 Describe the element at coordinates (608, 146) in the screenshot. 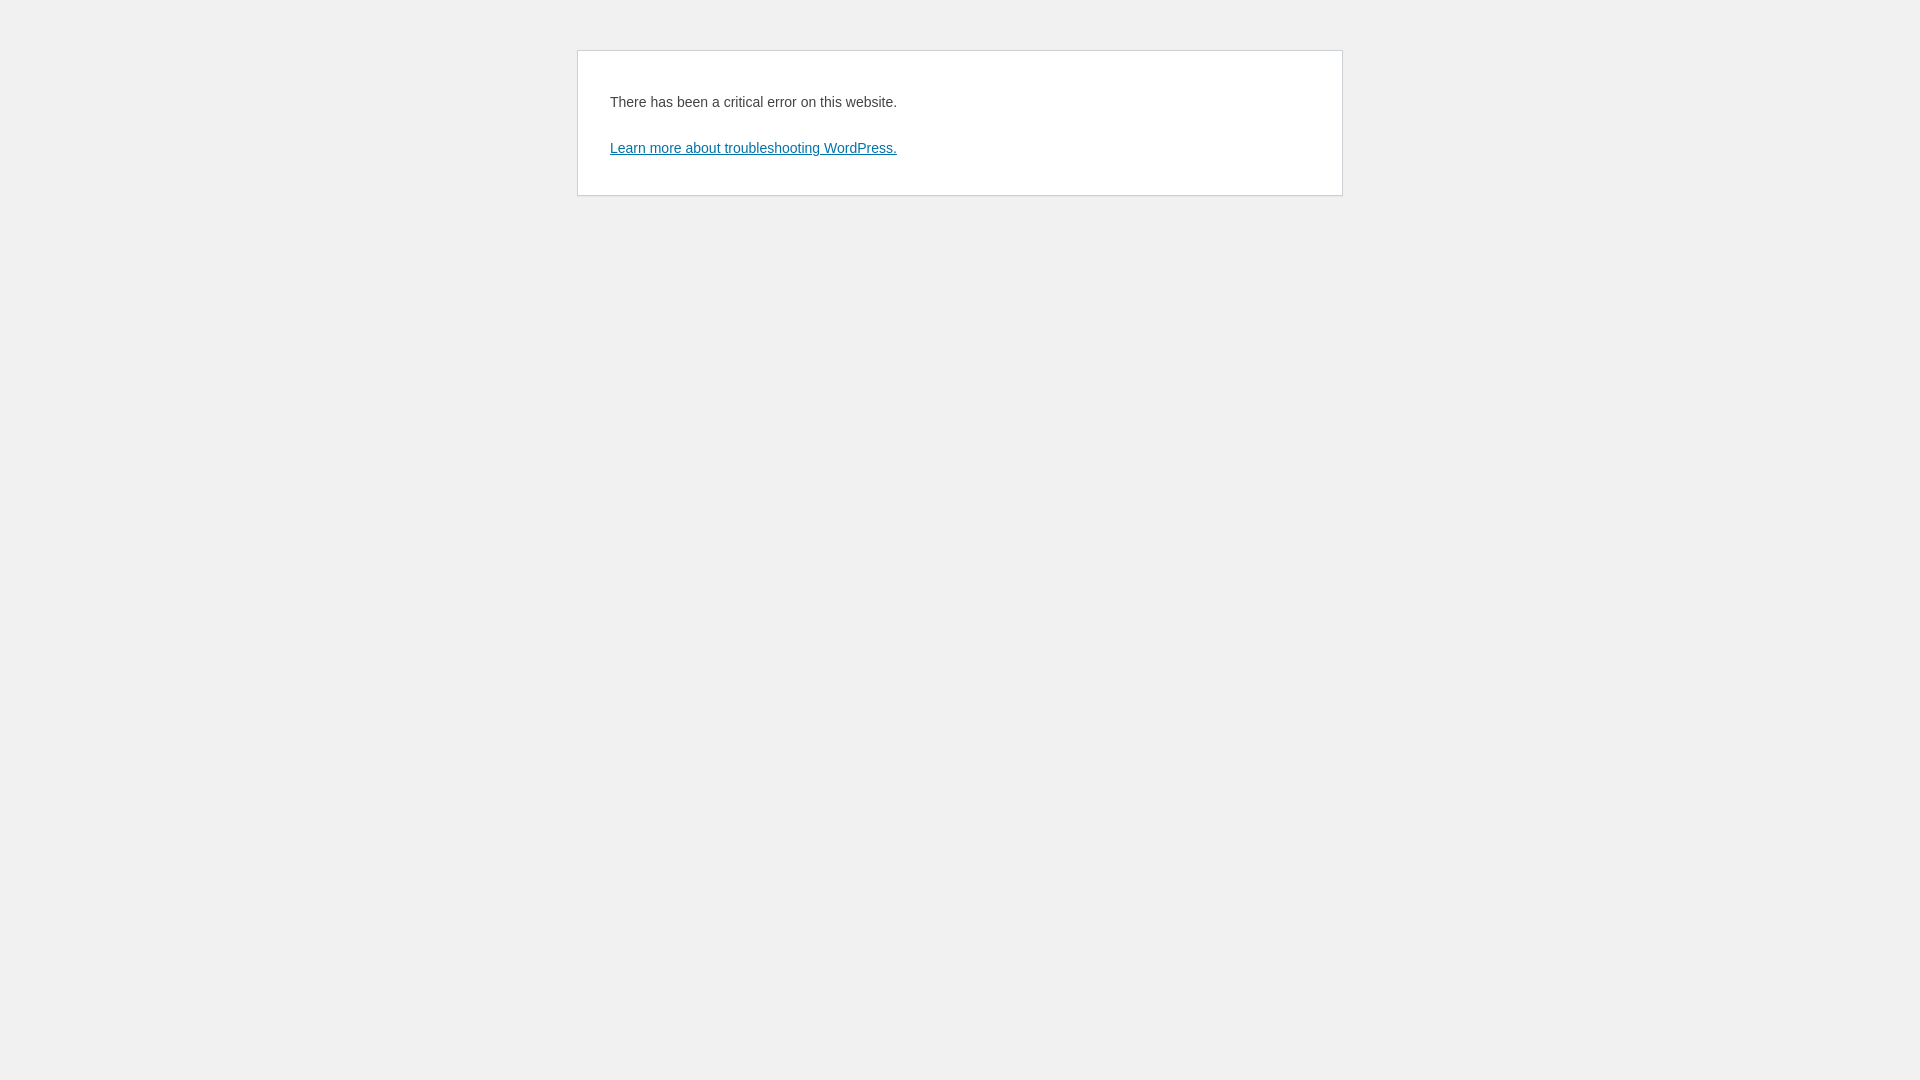

I see `'Learn more about troubleshooting WordPress.'` at that location.